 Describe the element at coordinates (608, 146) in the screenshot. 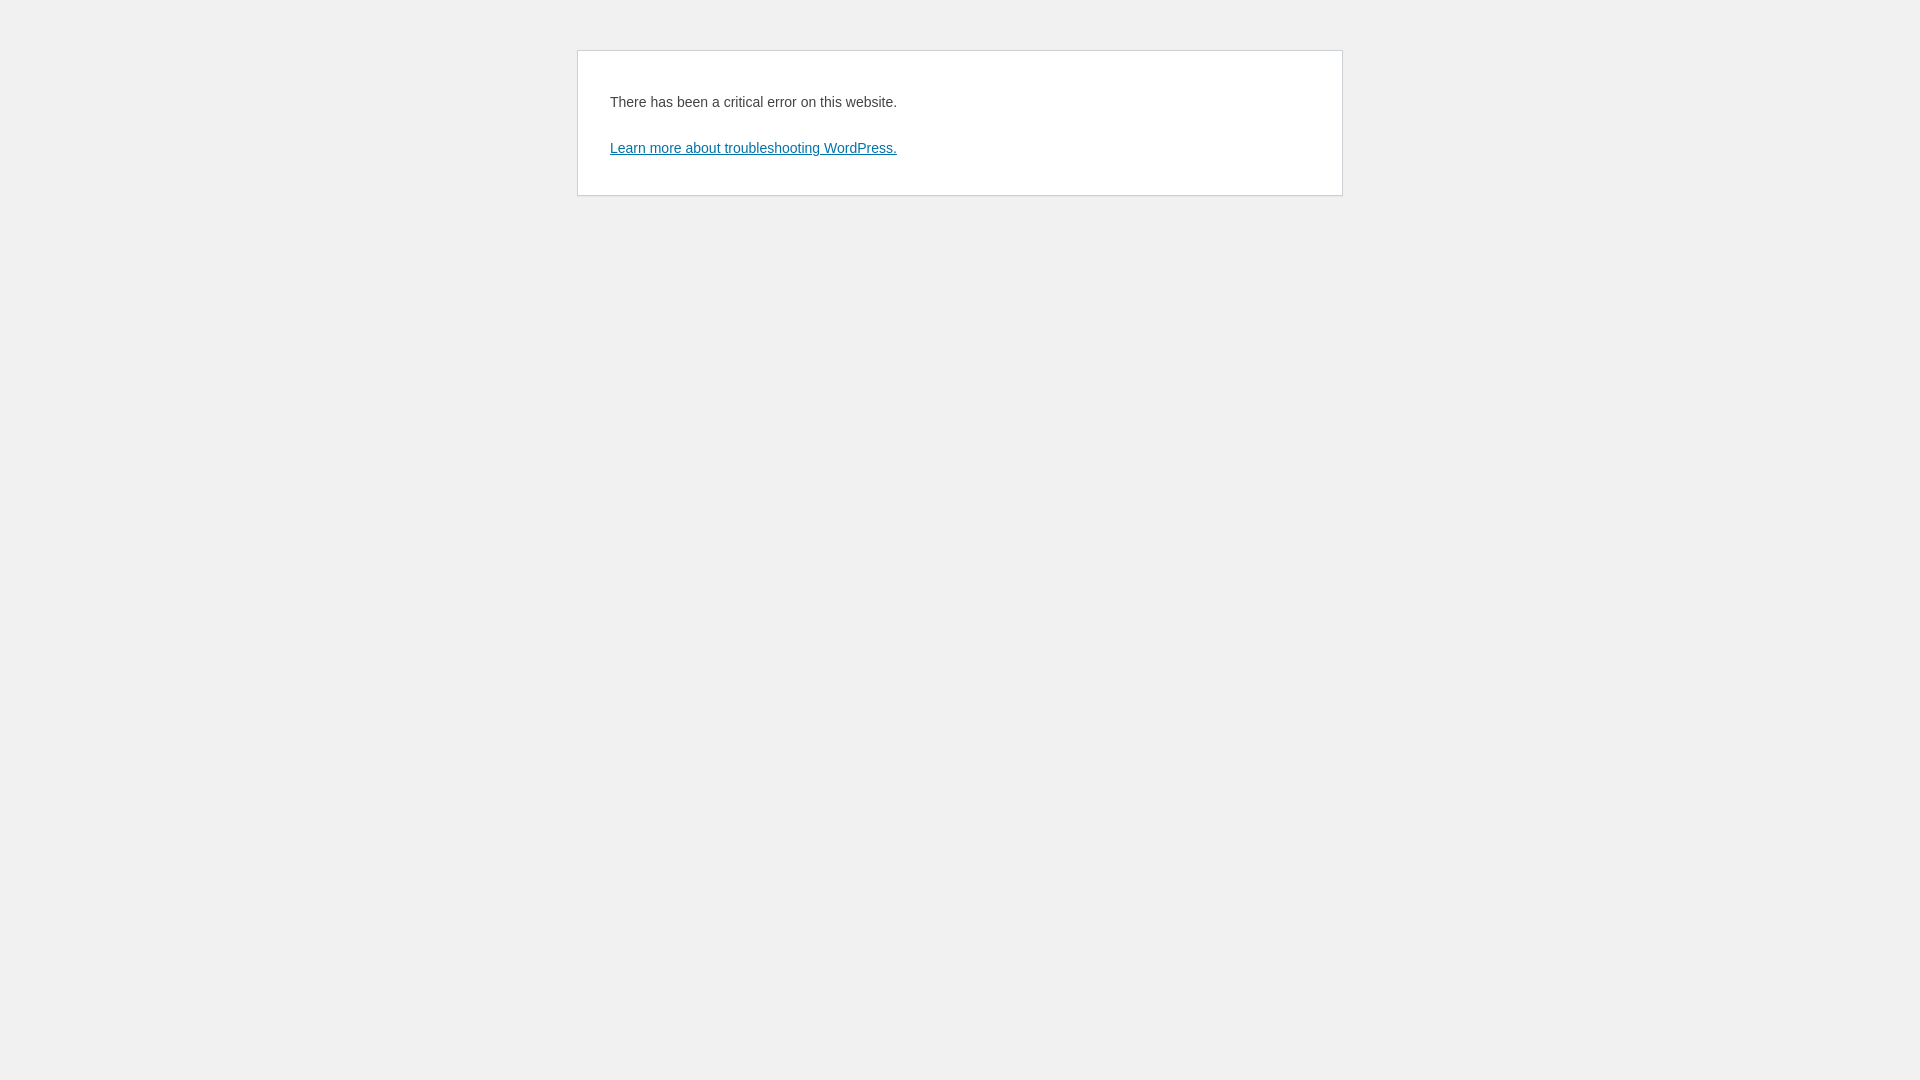

I see `'Learn more about troubleshooting WordPress.'` at that location.